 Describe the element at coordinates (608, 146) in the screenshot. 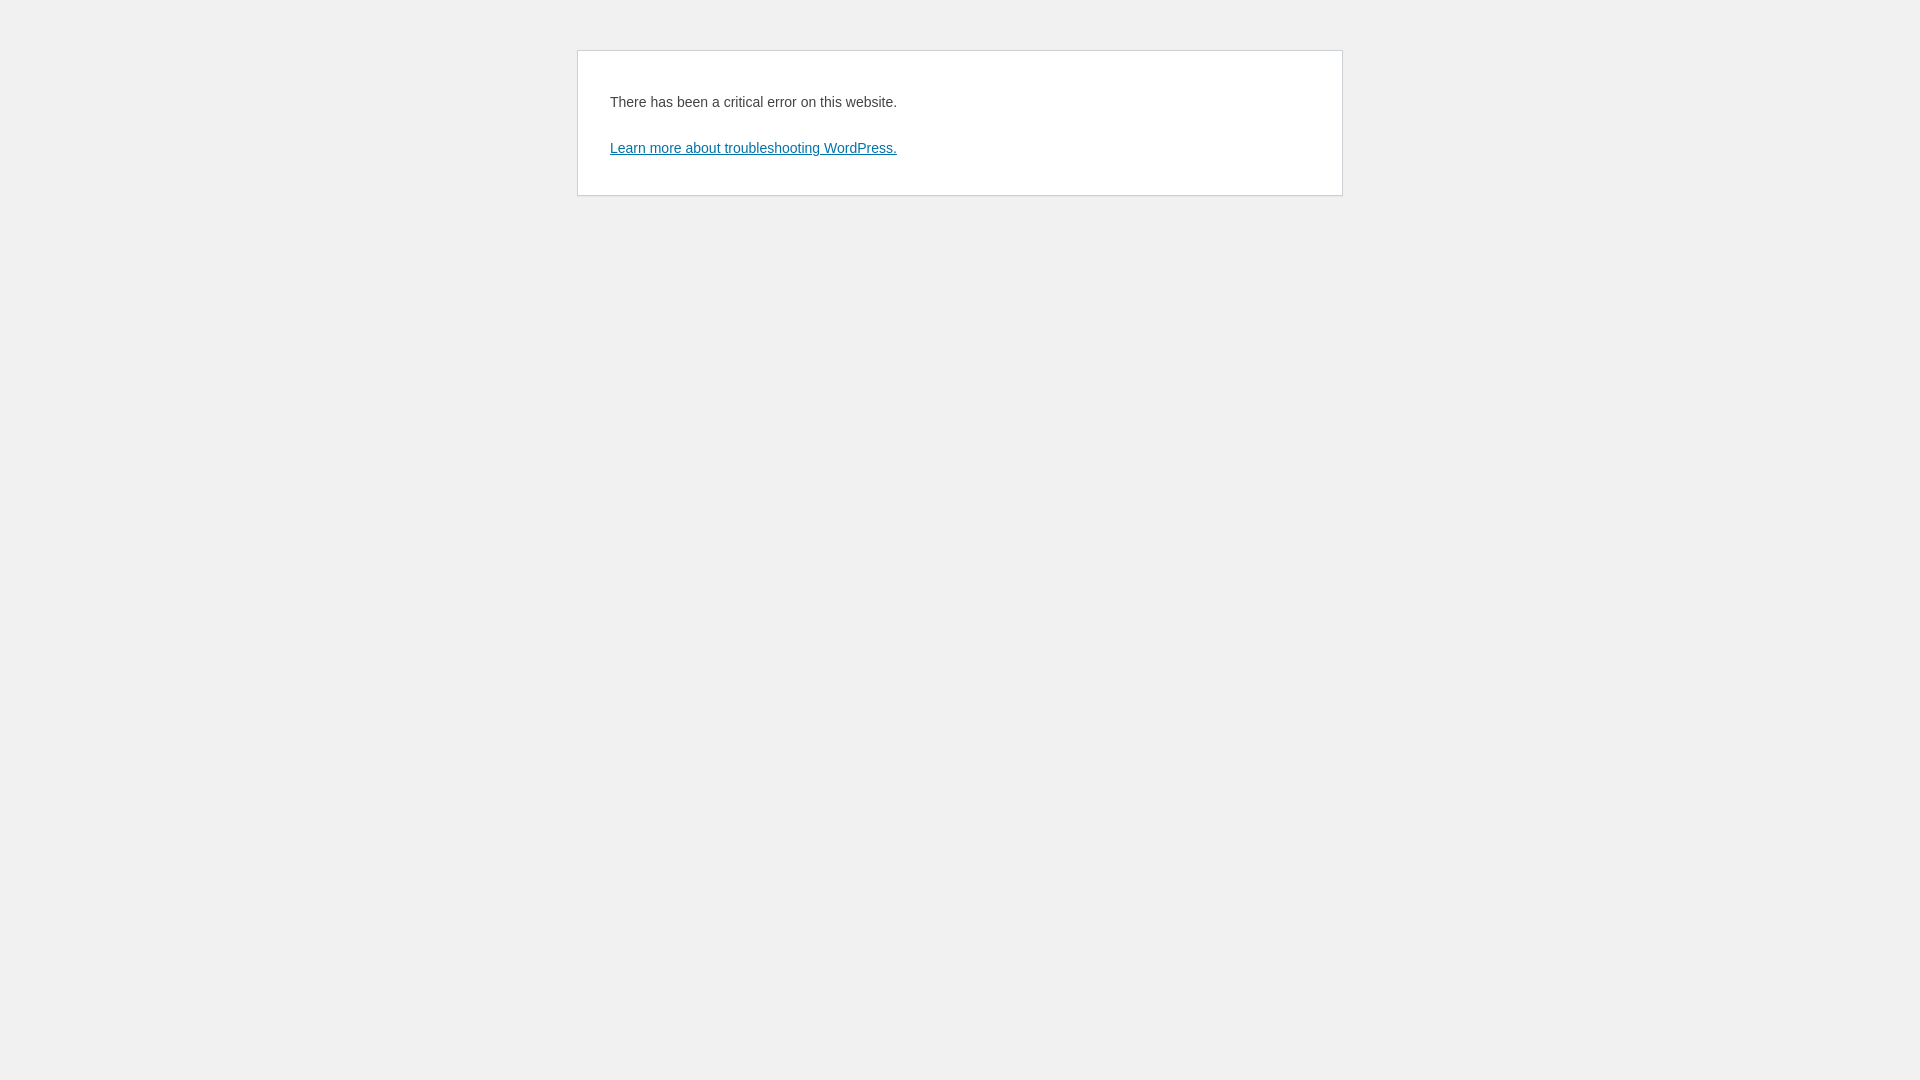

I see `'Learn more about troubleshooting WordPress.'` at that location.